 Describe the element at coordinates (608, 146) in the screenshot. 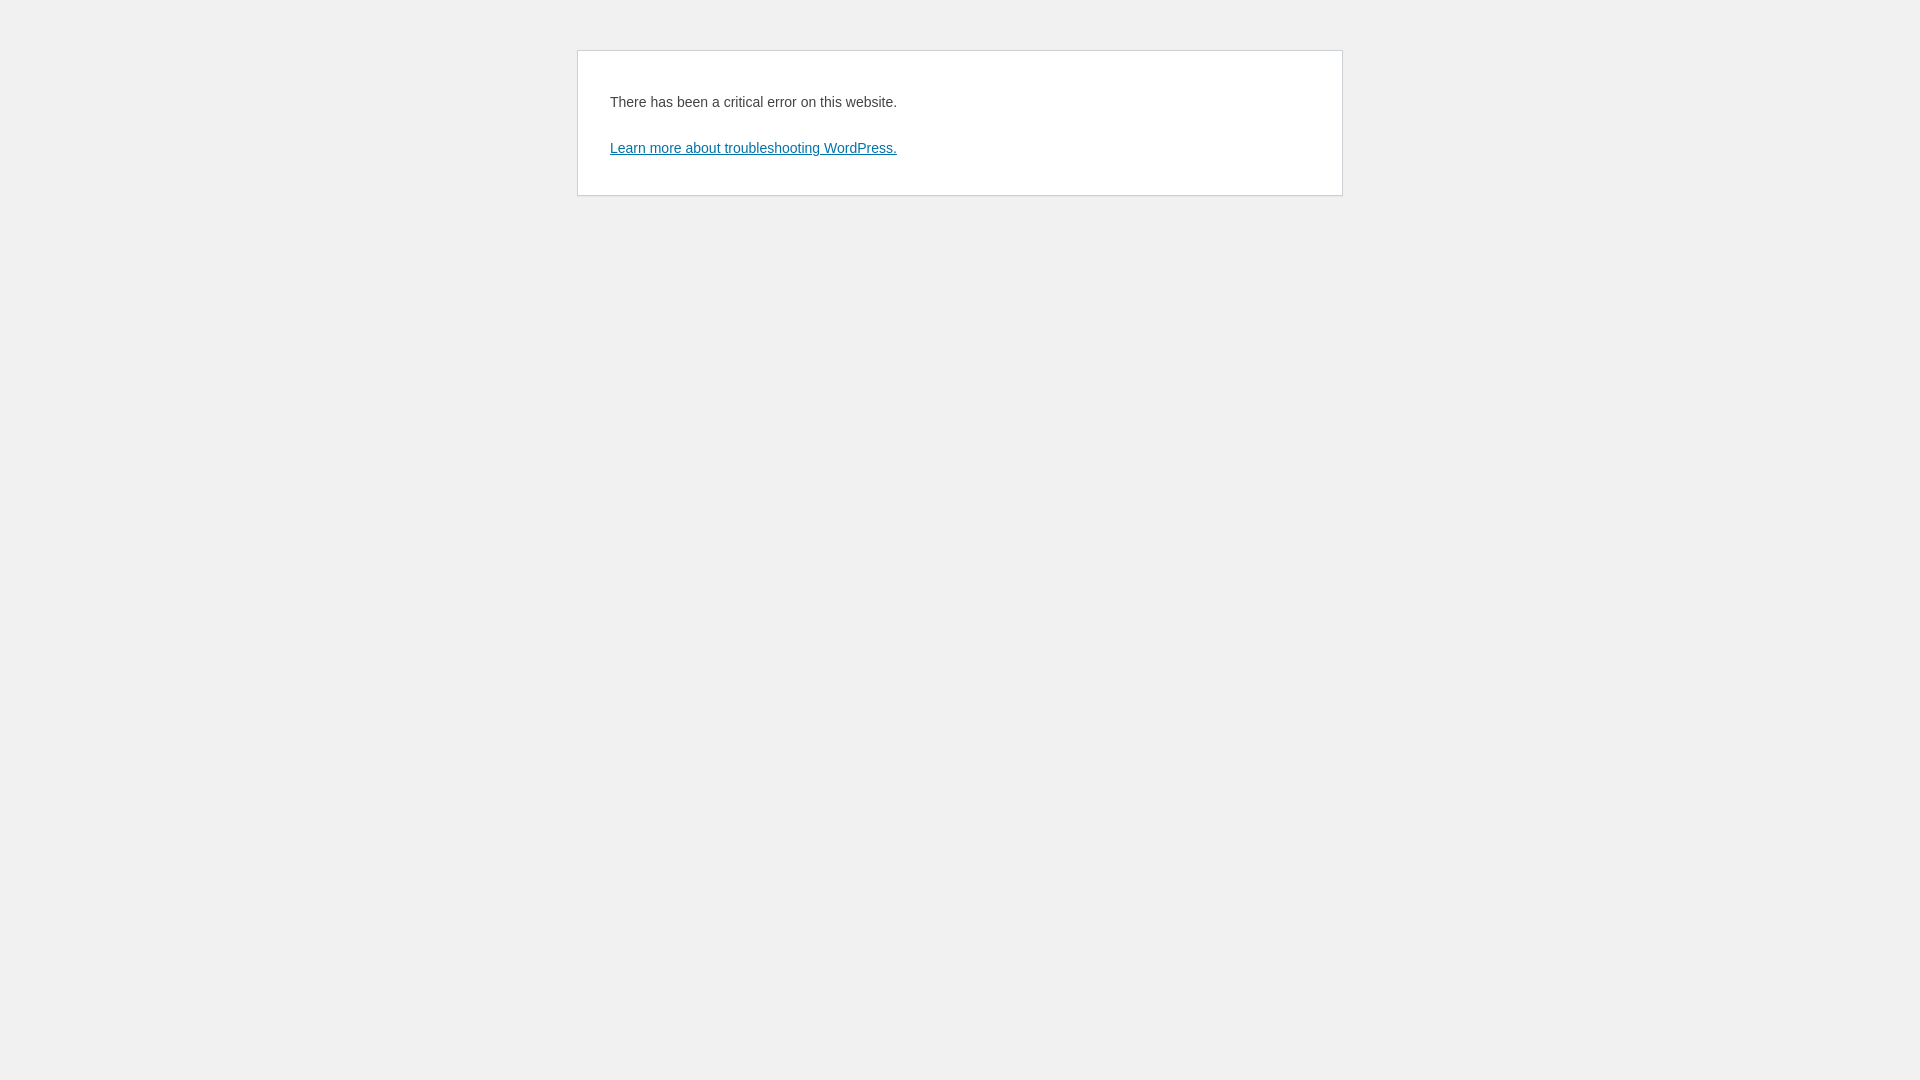

I see `'Learn more about troubleshooting WordPress.'` at that location.